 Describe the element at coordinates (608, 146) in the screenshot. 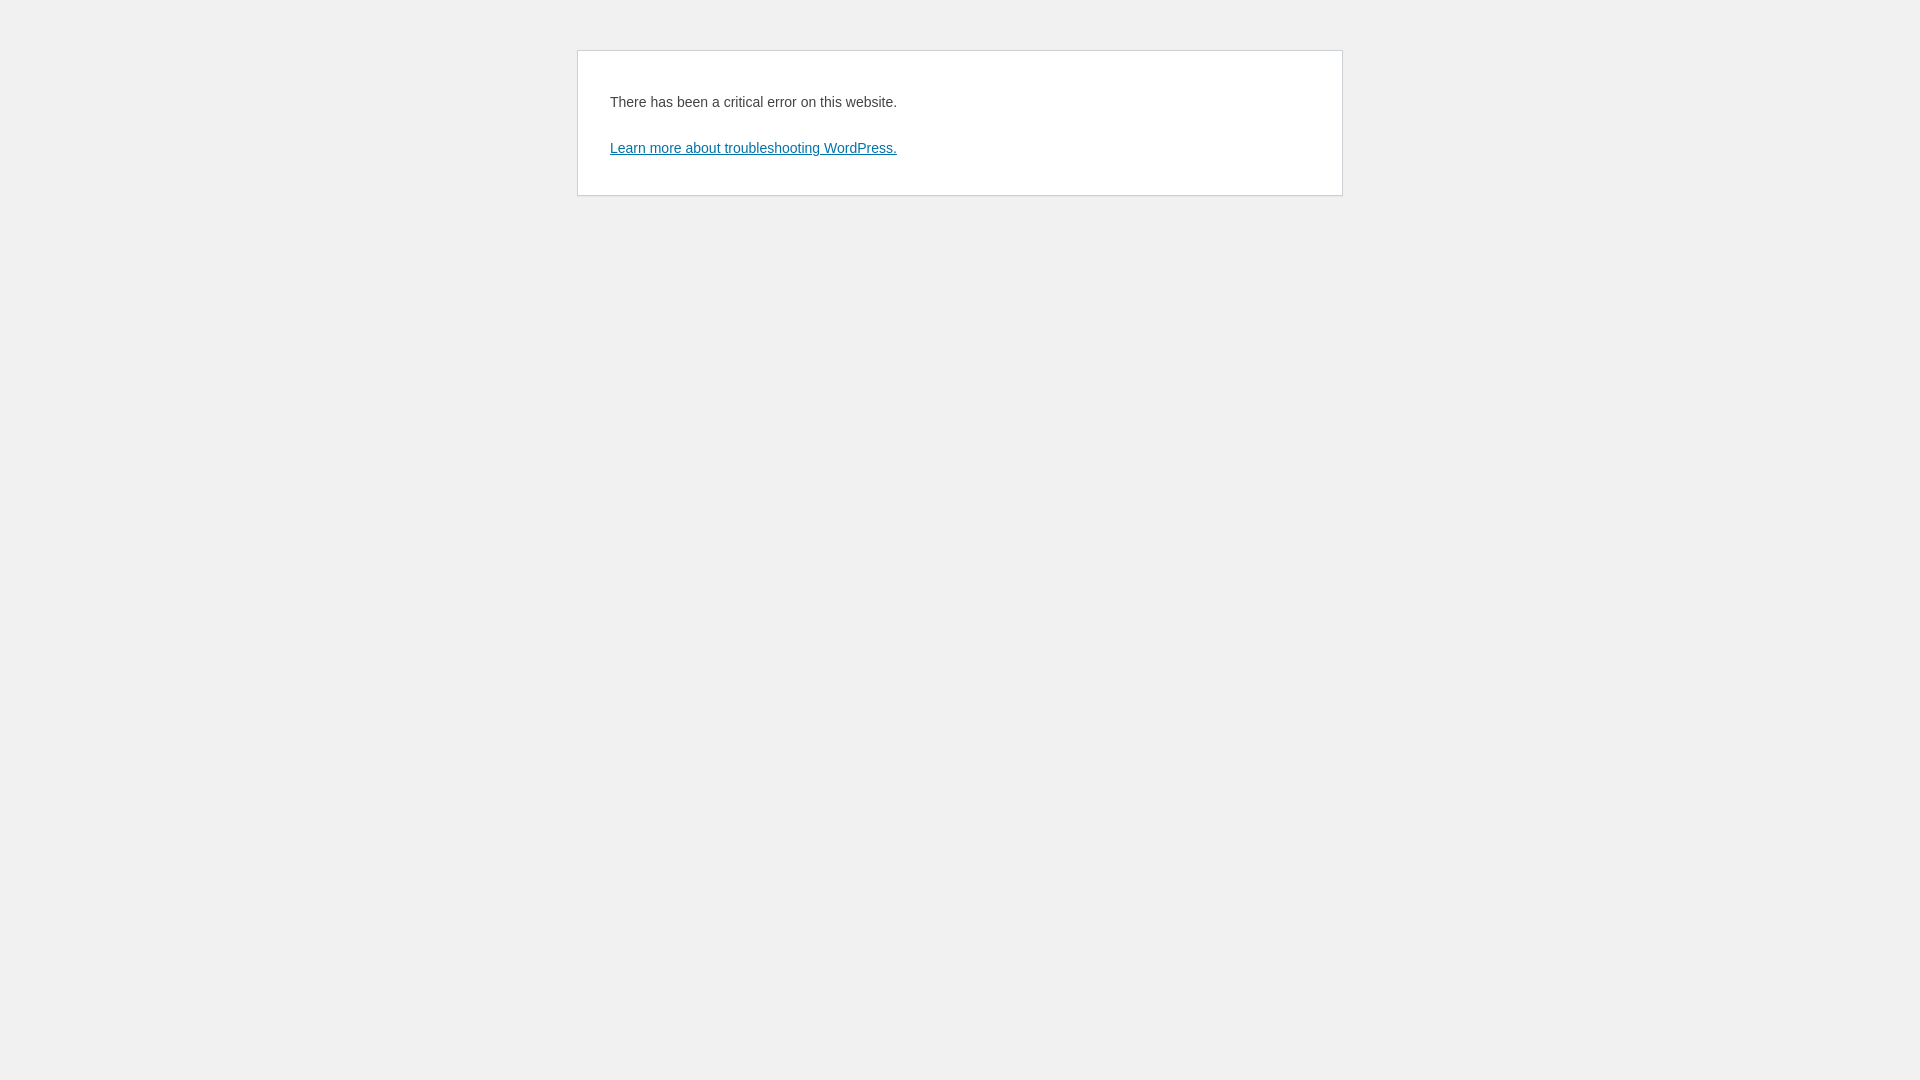

I see `'Learn more about troubleshooting WordPress.'` at that location.